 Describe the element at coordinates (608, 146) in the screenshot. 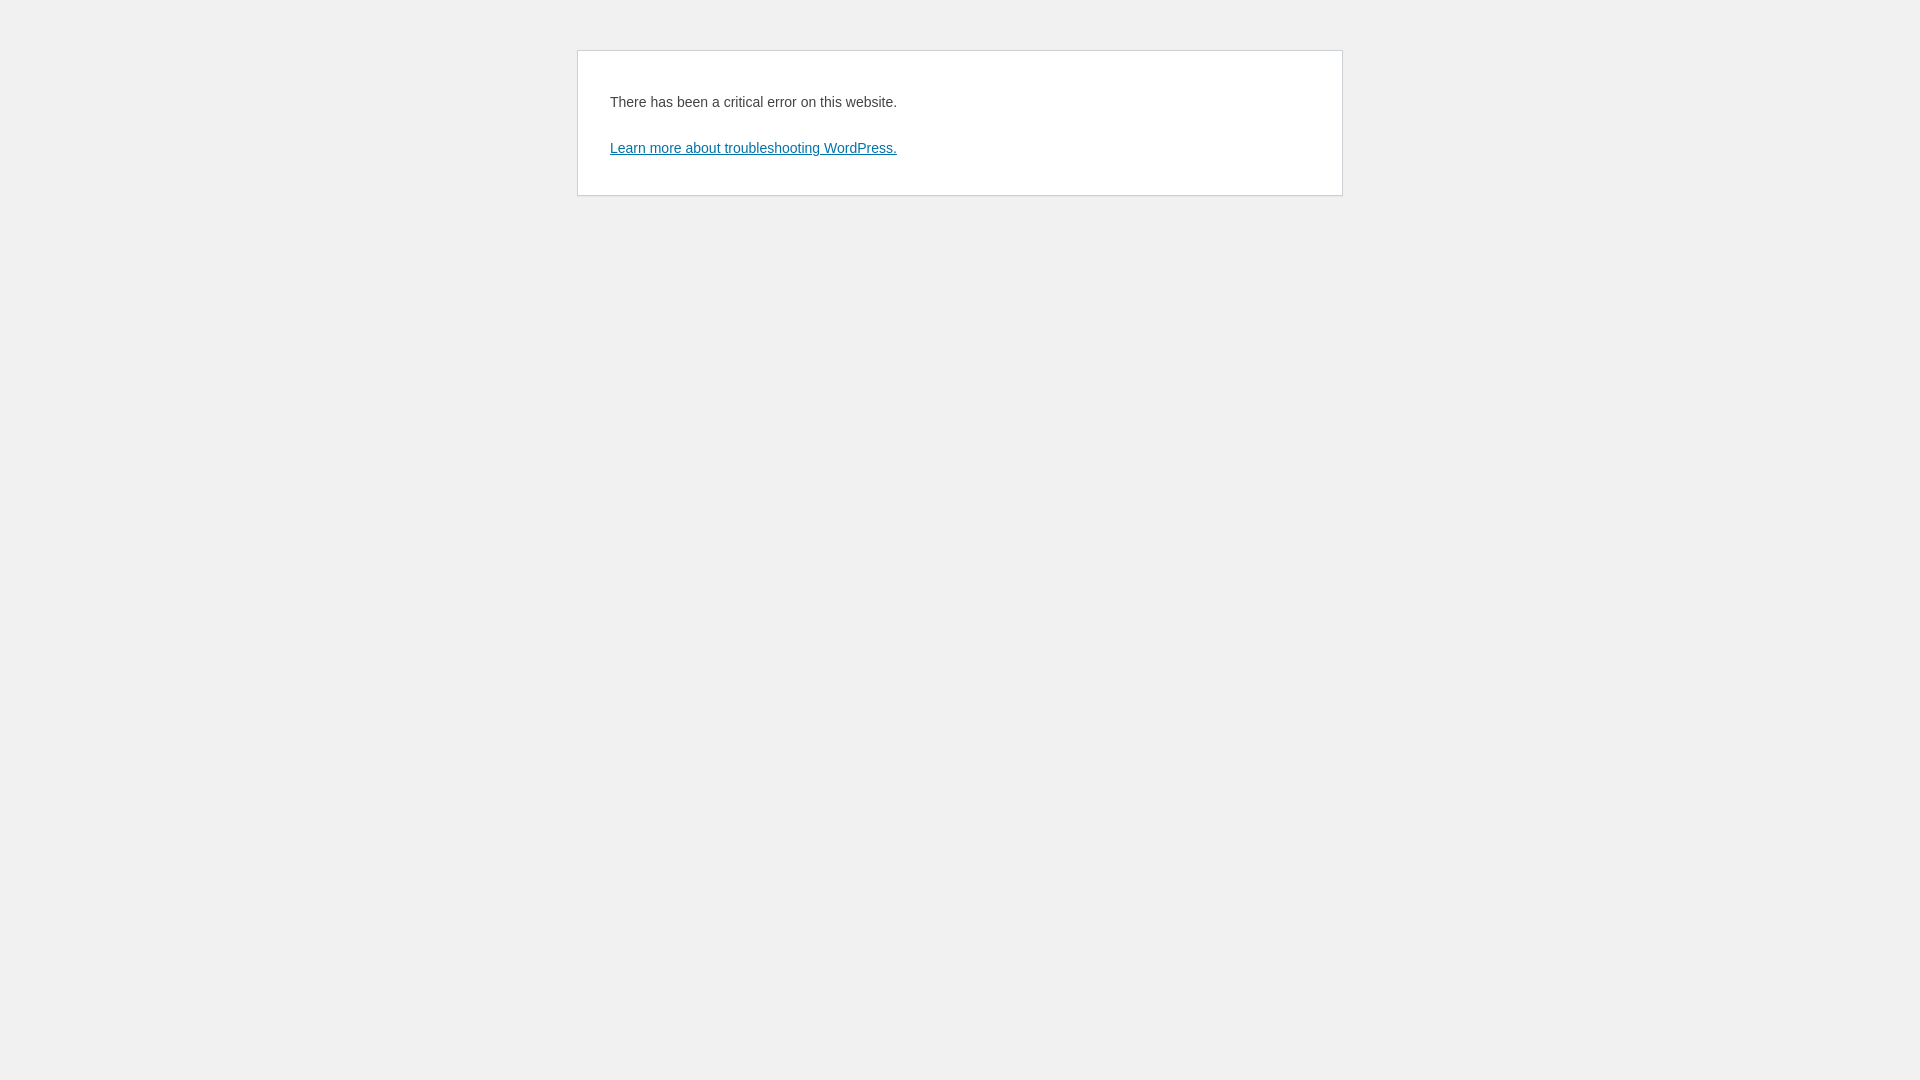

I see `'Learn more about troubleshooting WordPress.'` at that location.